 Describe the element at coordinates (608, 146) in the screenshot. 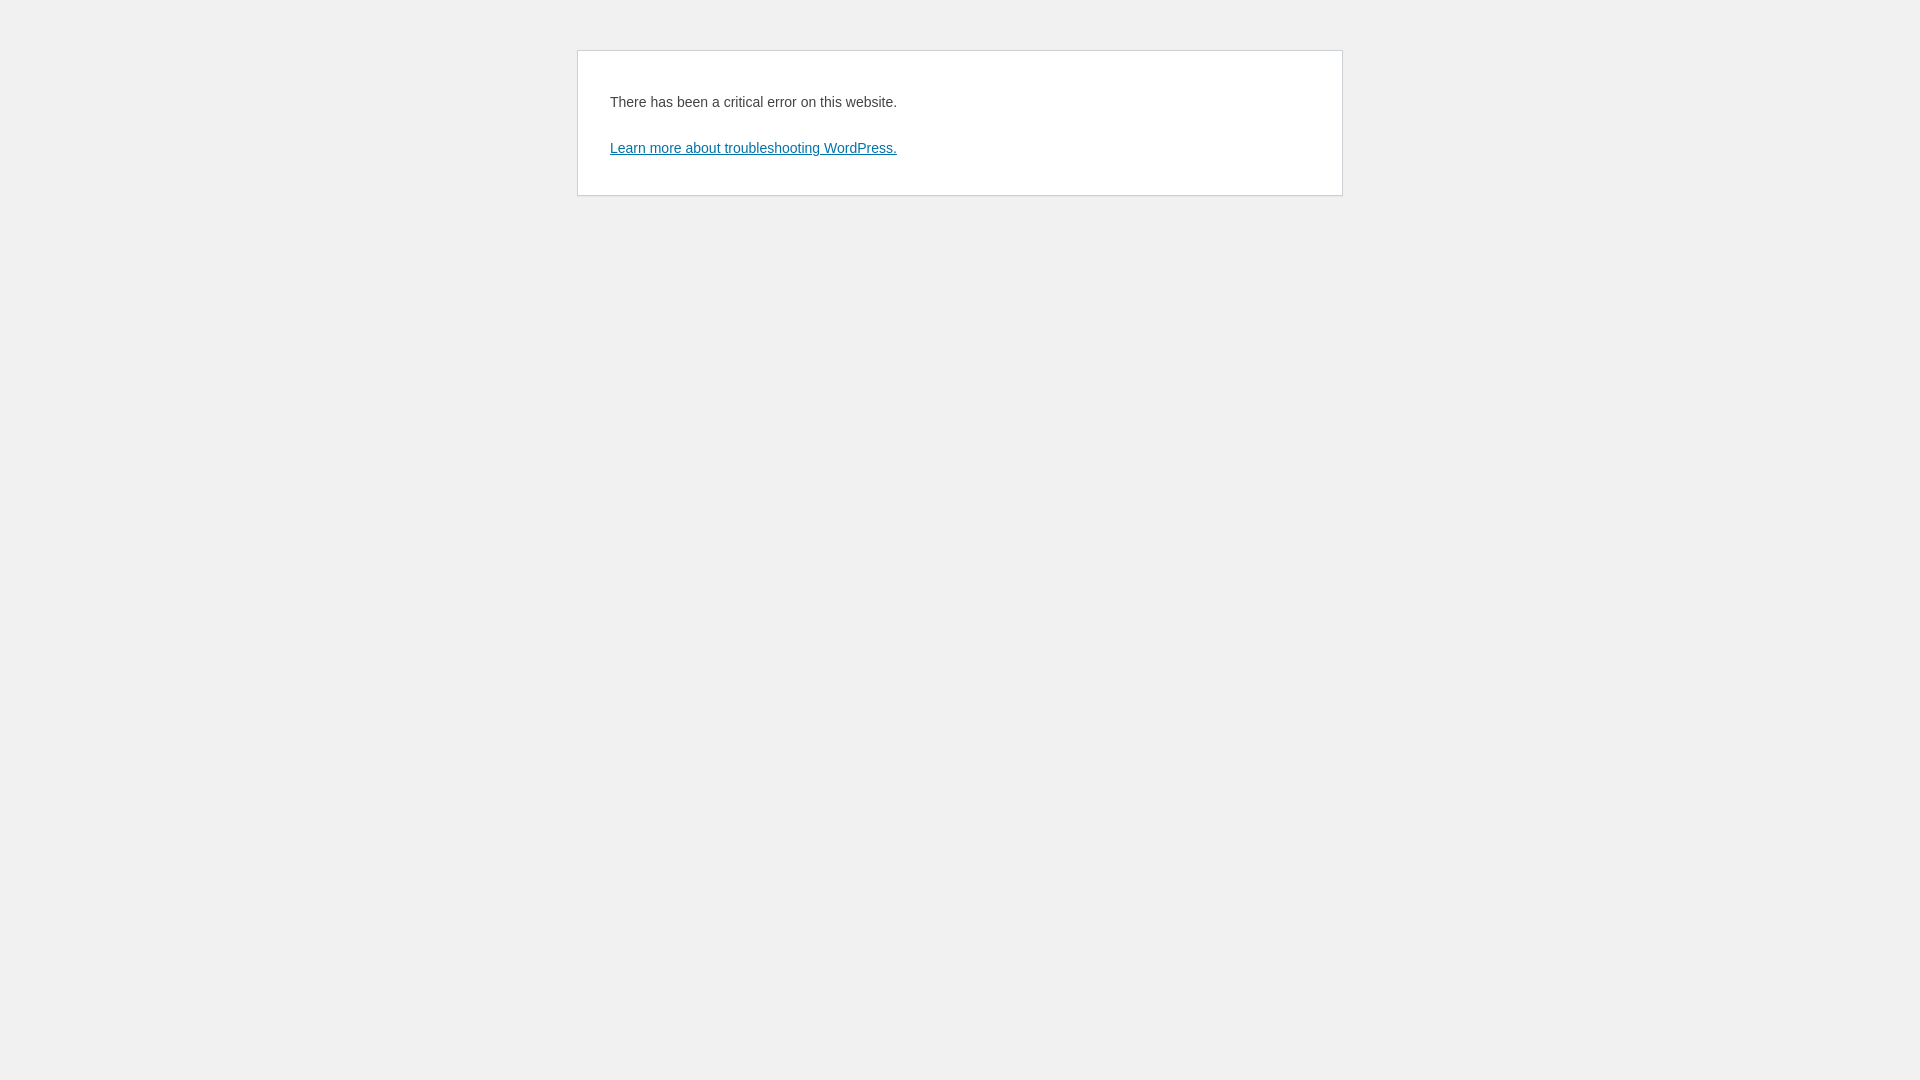

I see `'Learn more about troubleshooting WordPress.'` at that location.